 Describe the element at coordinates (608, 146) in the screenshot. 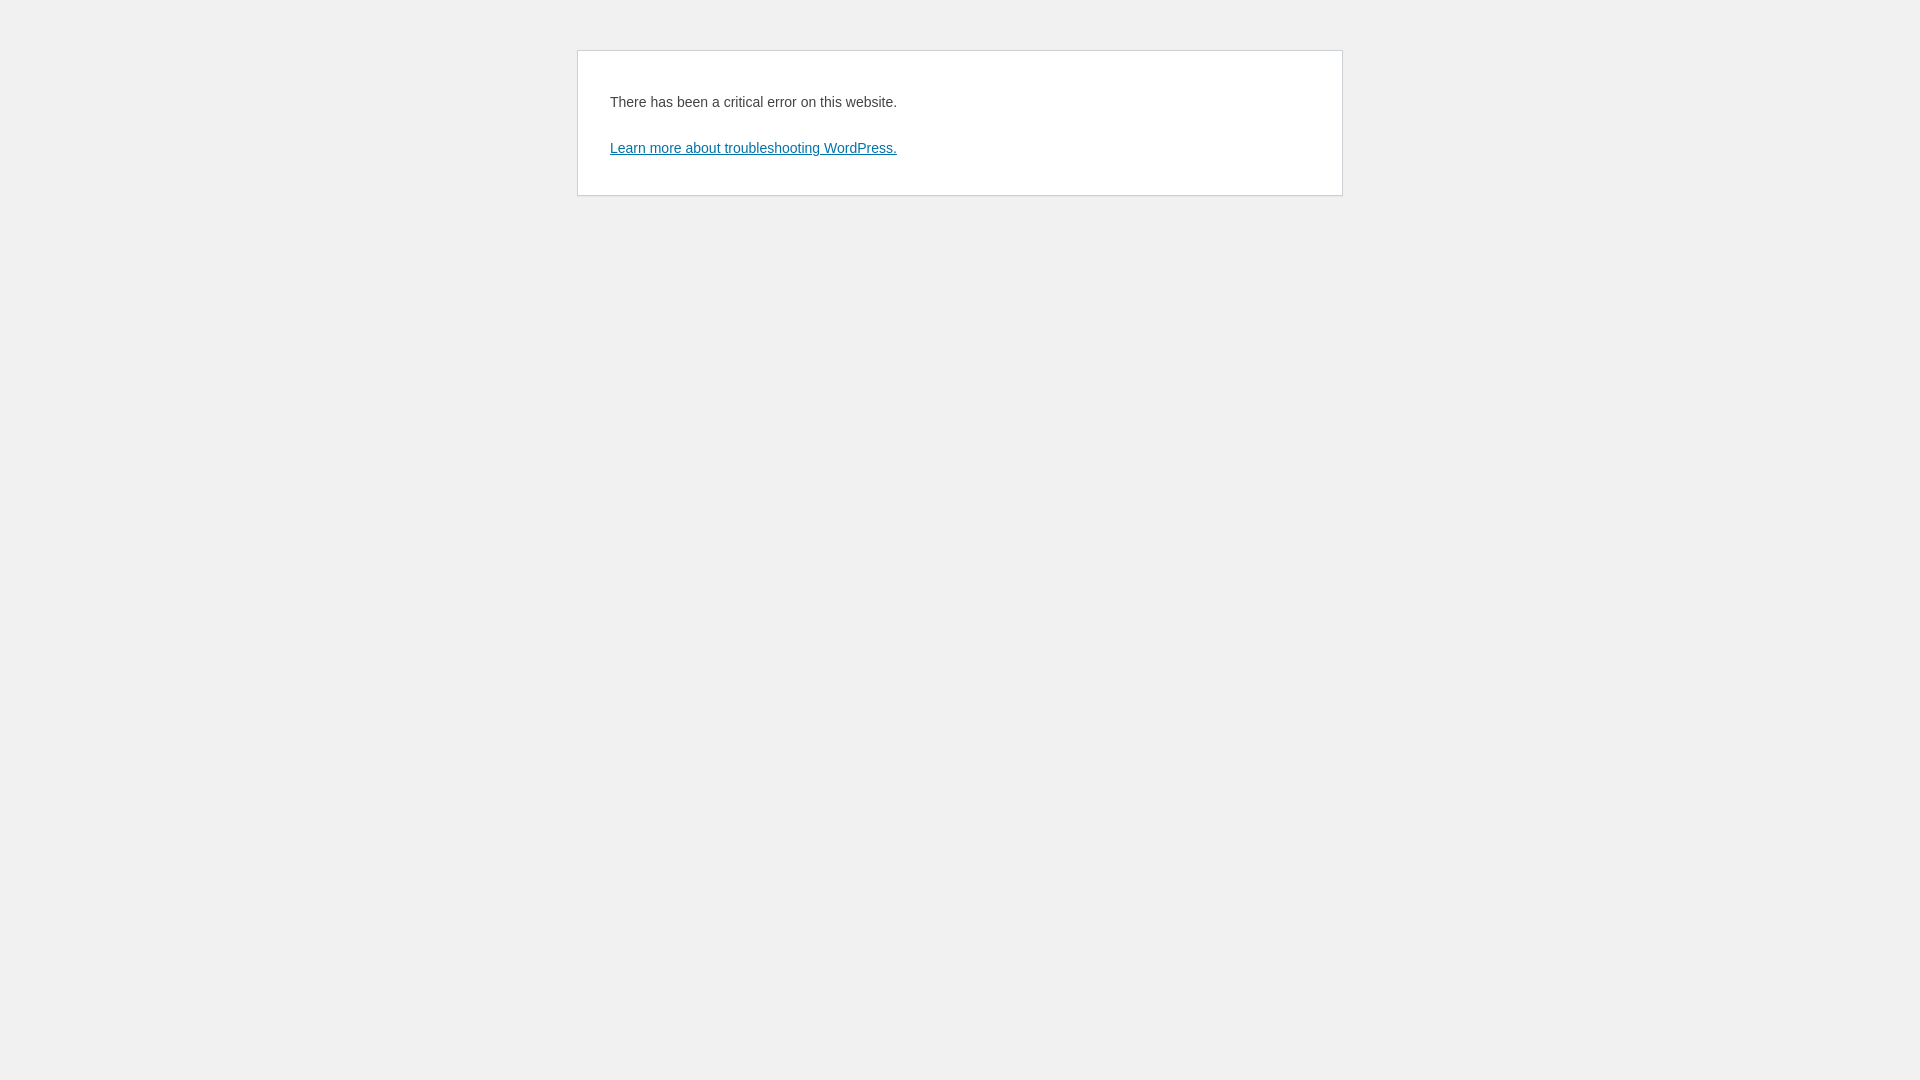

I see `'Learn more about troubleshooting WordPress.'` at that location.